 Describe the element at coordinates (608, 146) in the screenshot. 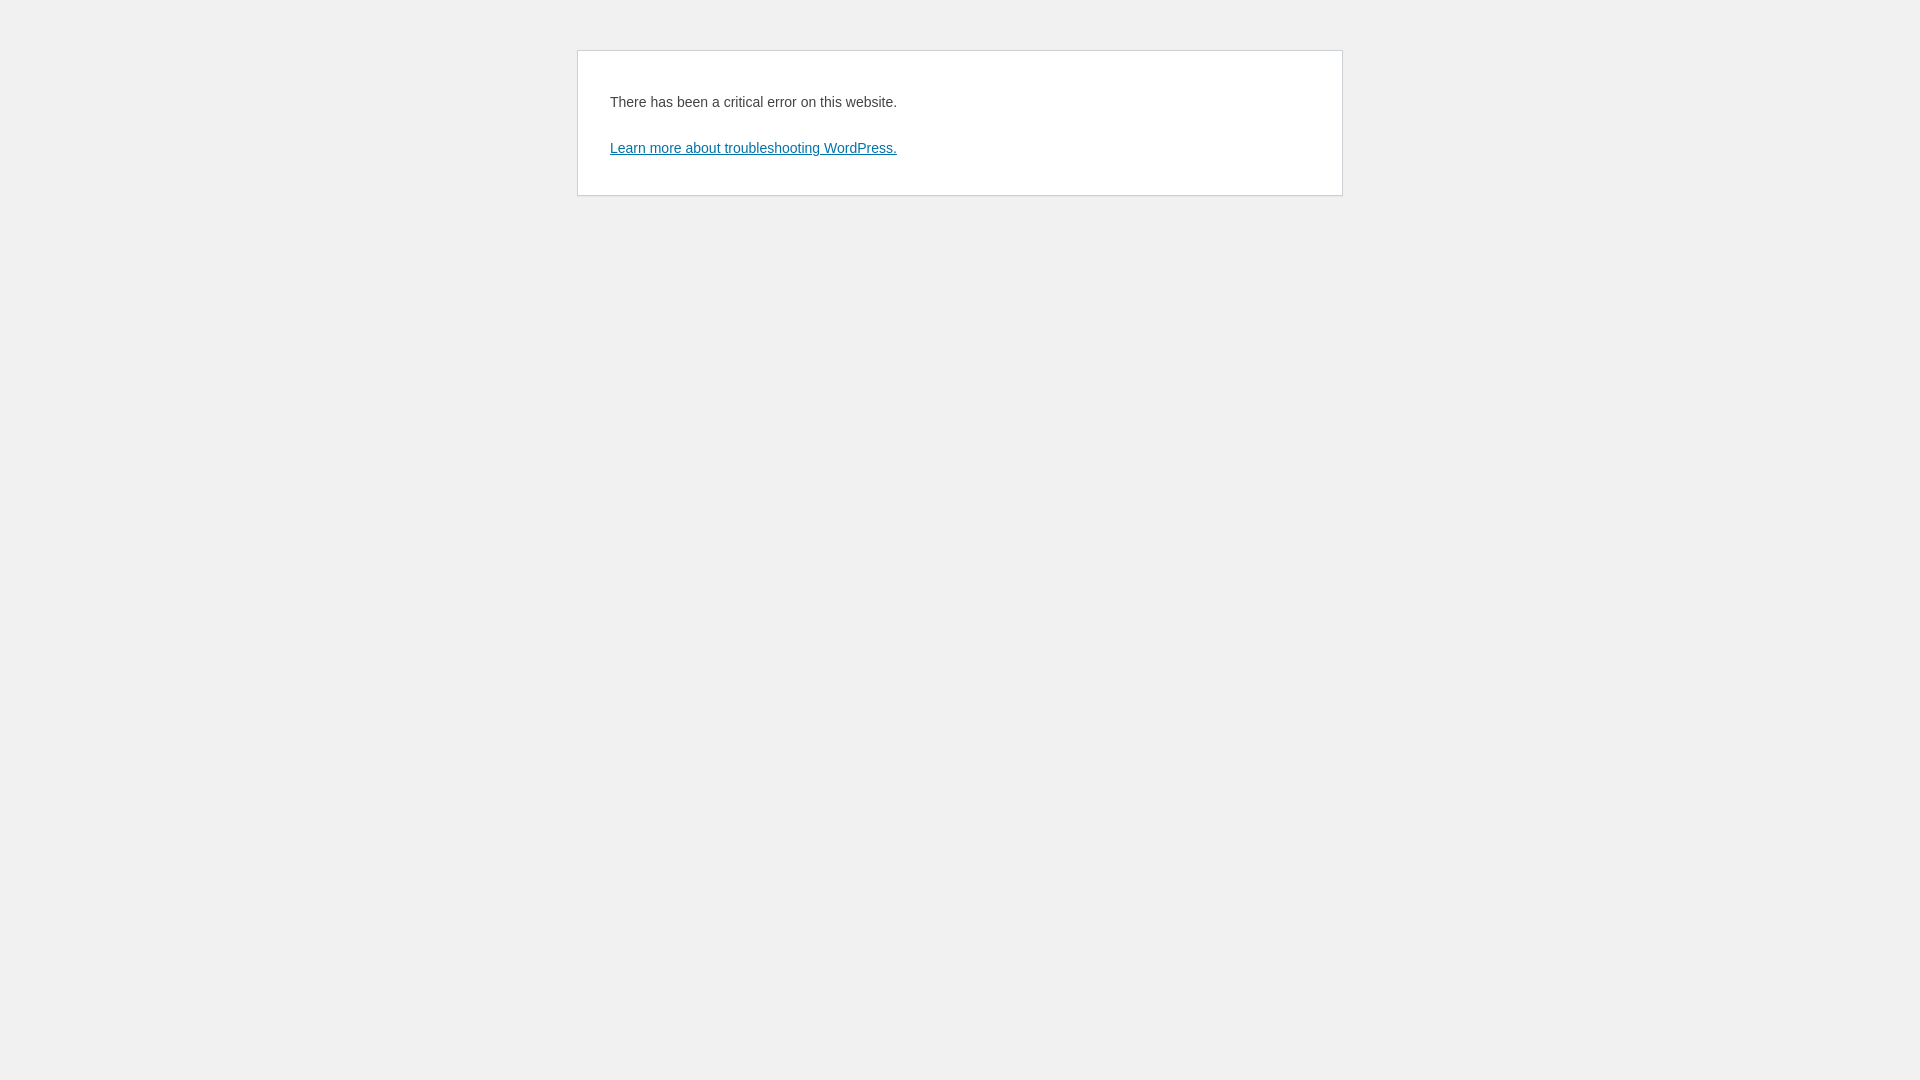

I see `'Learn more about troubleshooting WordPress.'` at that location.